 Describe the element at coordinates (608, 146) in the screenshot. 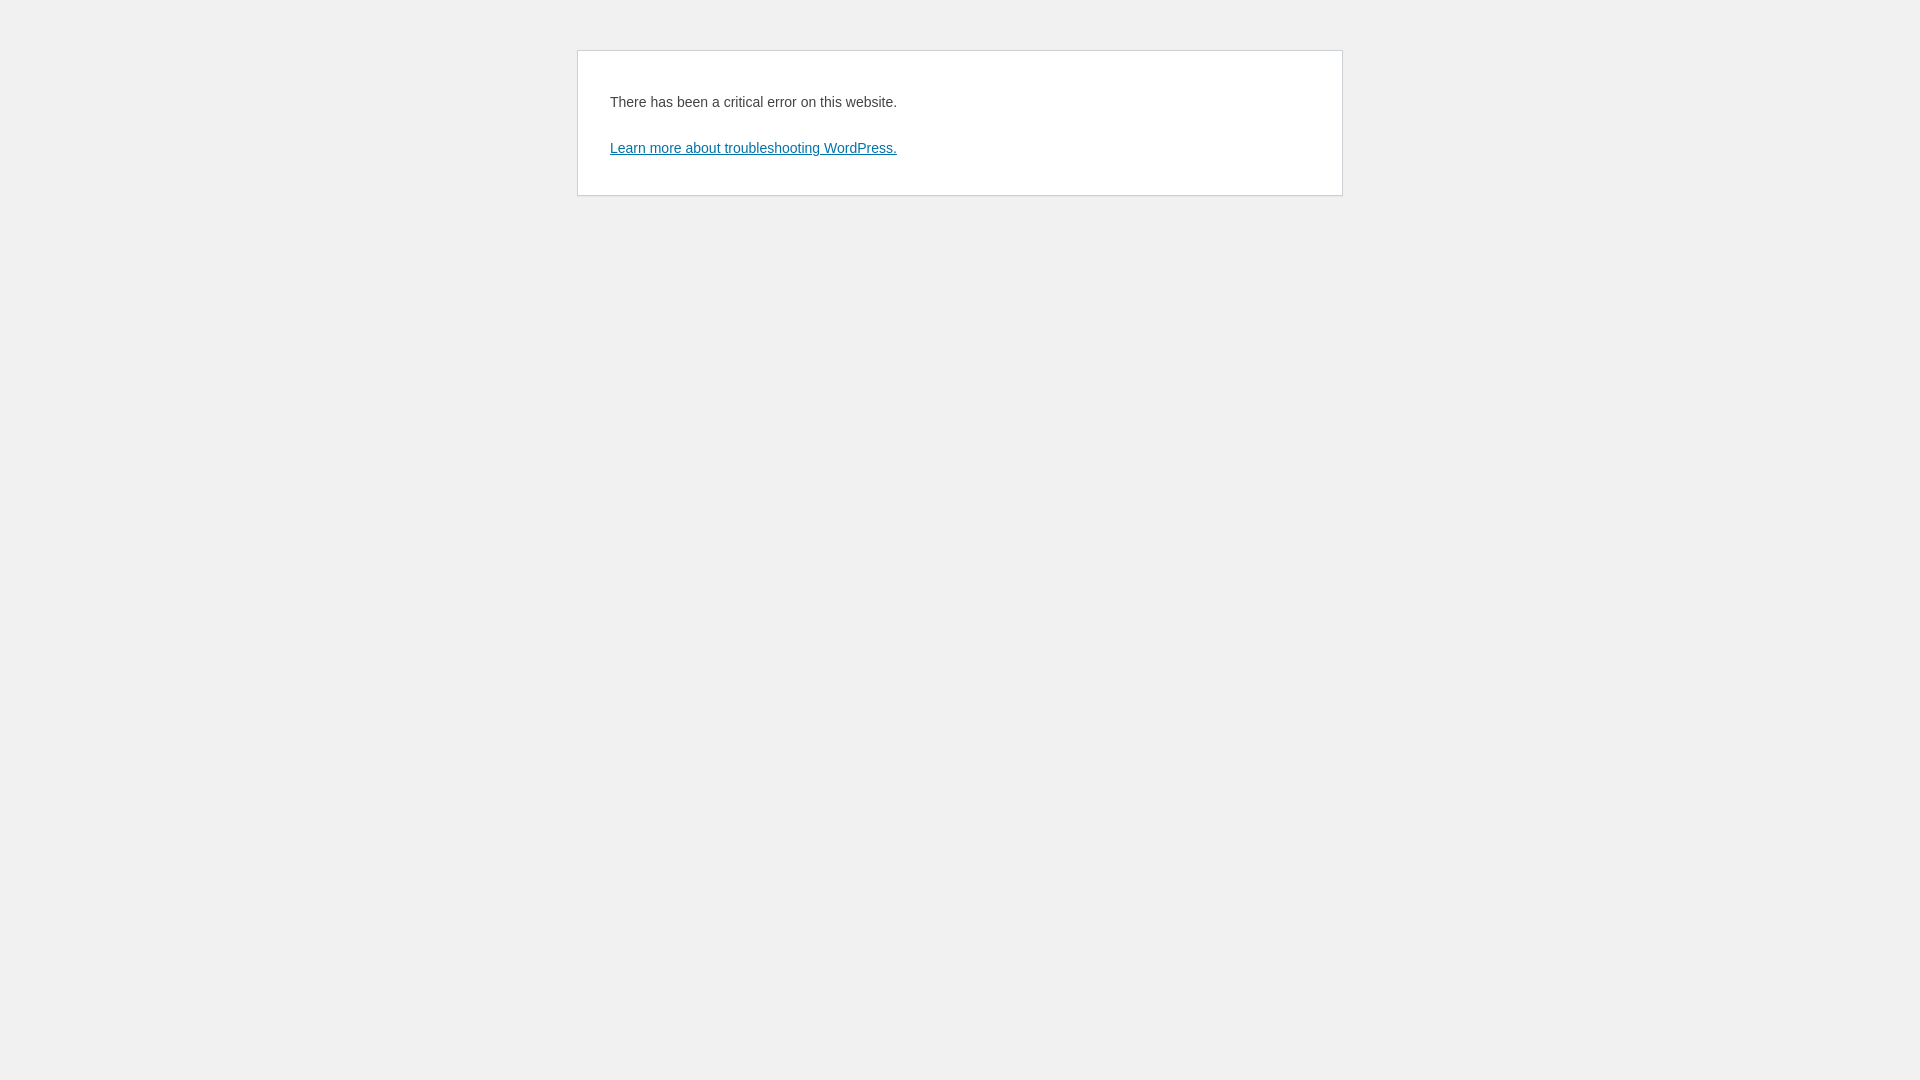

I see `'Learn more about troubleshooting WordPress.'` at that location.